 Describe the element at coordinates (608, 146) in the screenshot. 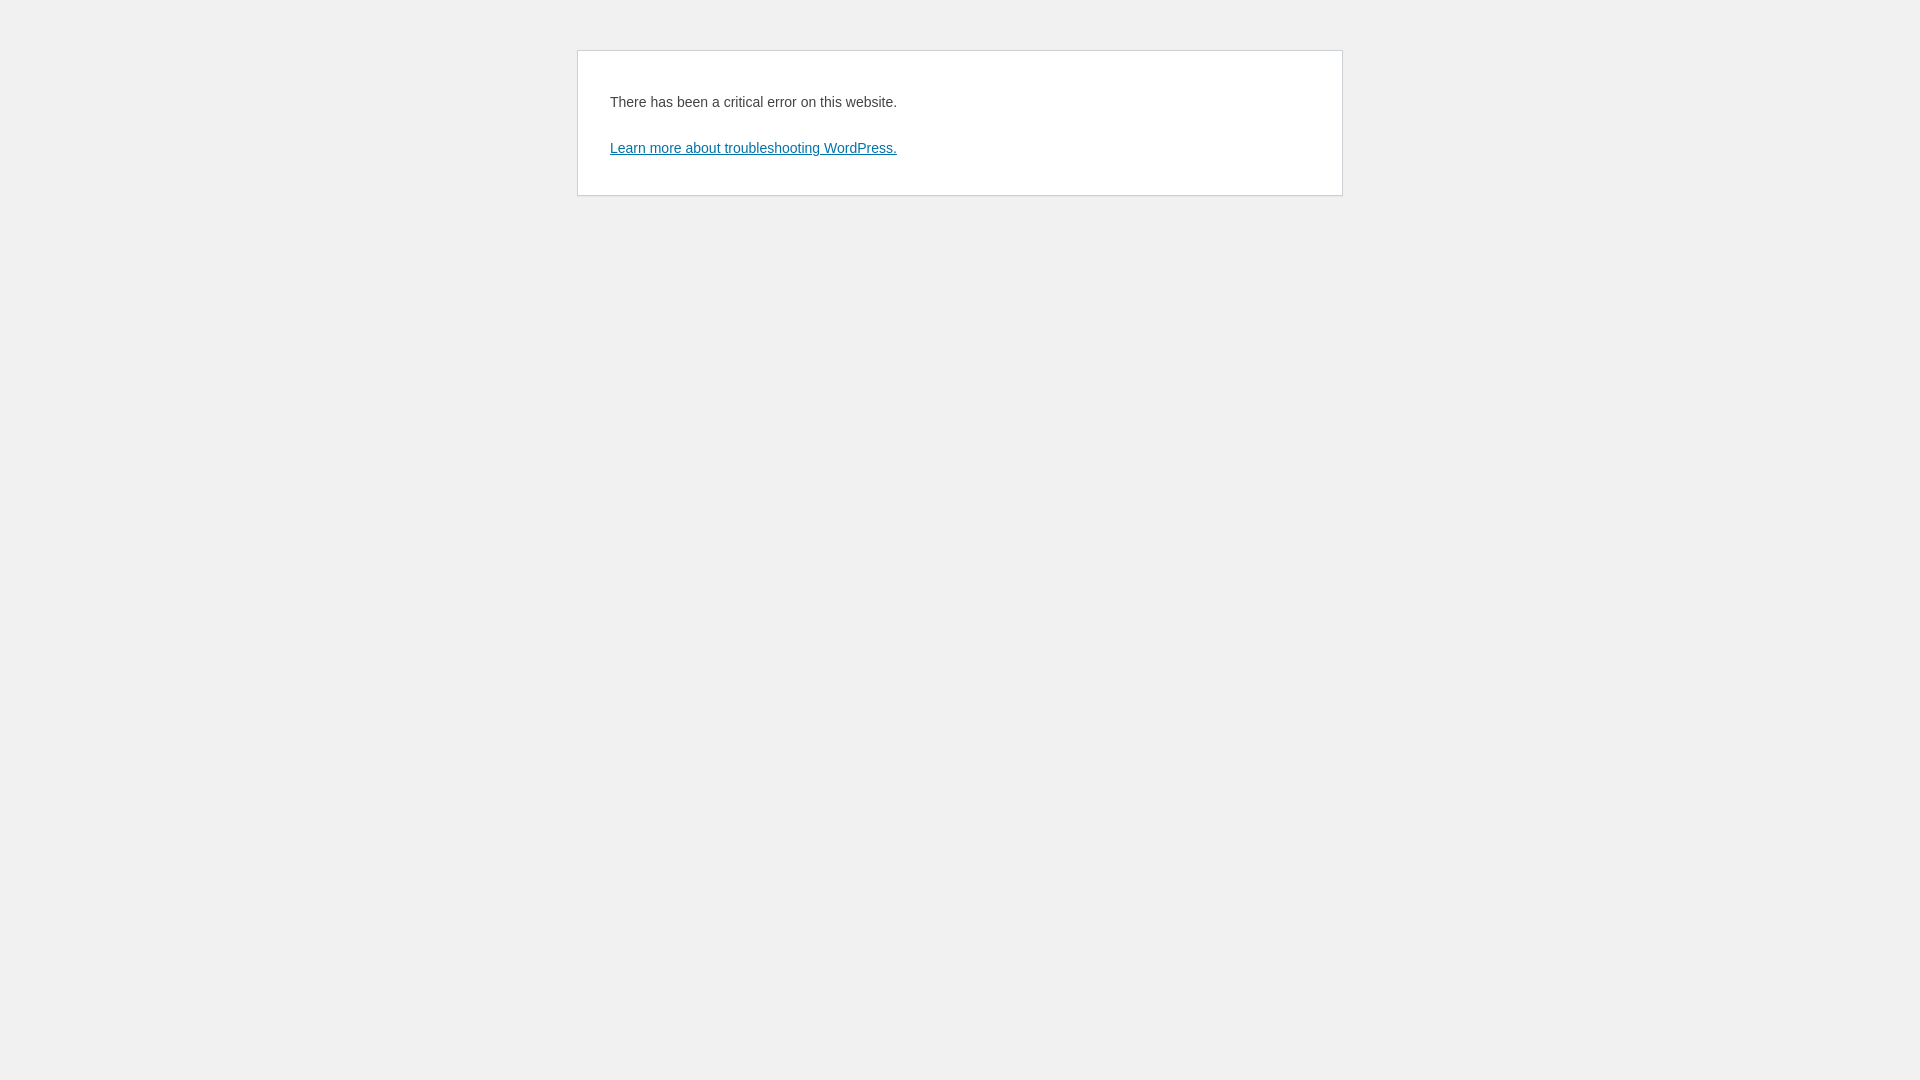

I see `'Learn more about troubleshooting WordPress.'` at that location.